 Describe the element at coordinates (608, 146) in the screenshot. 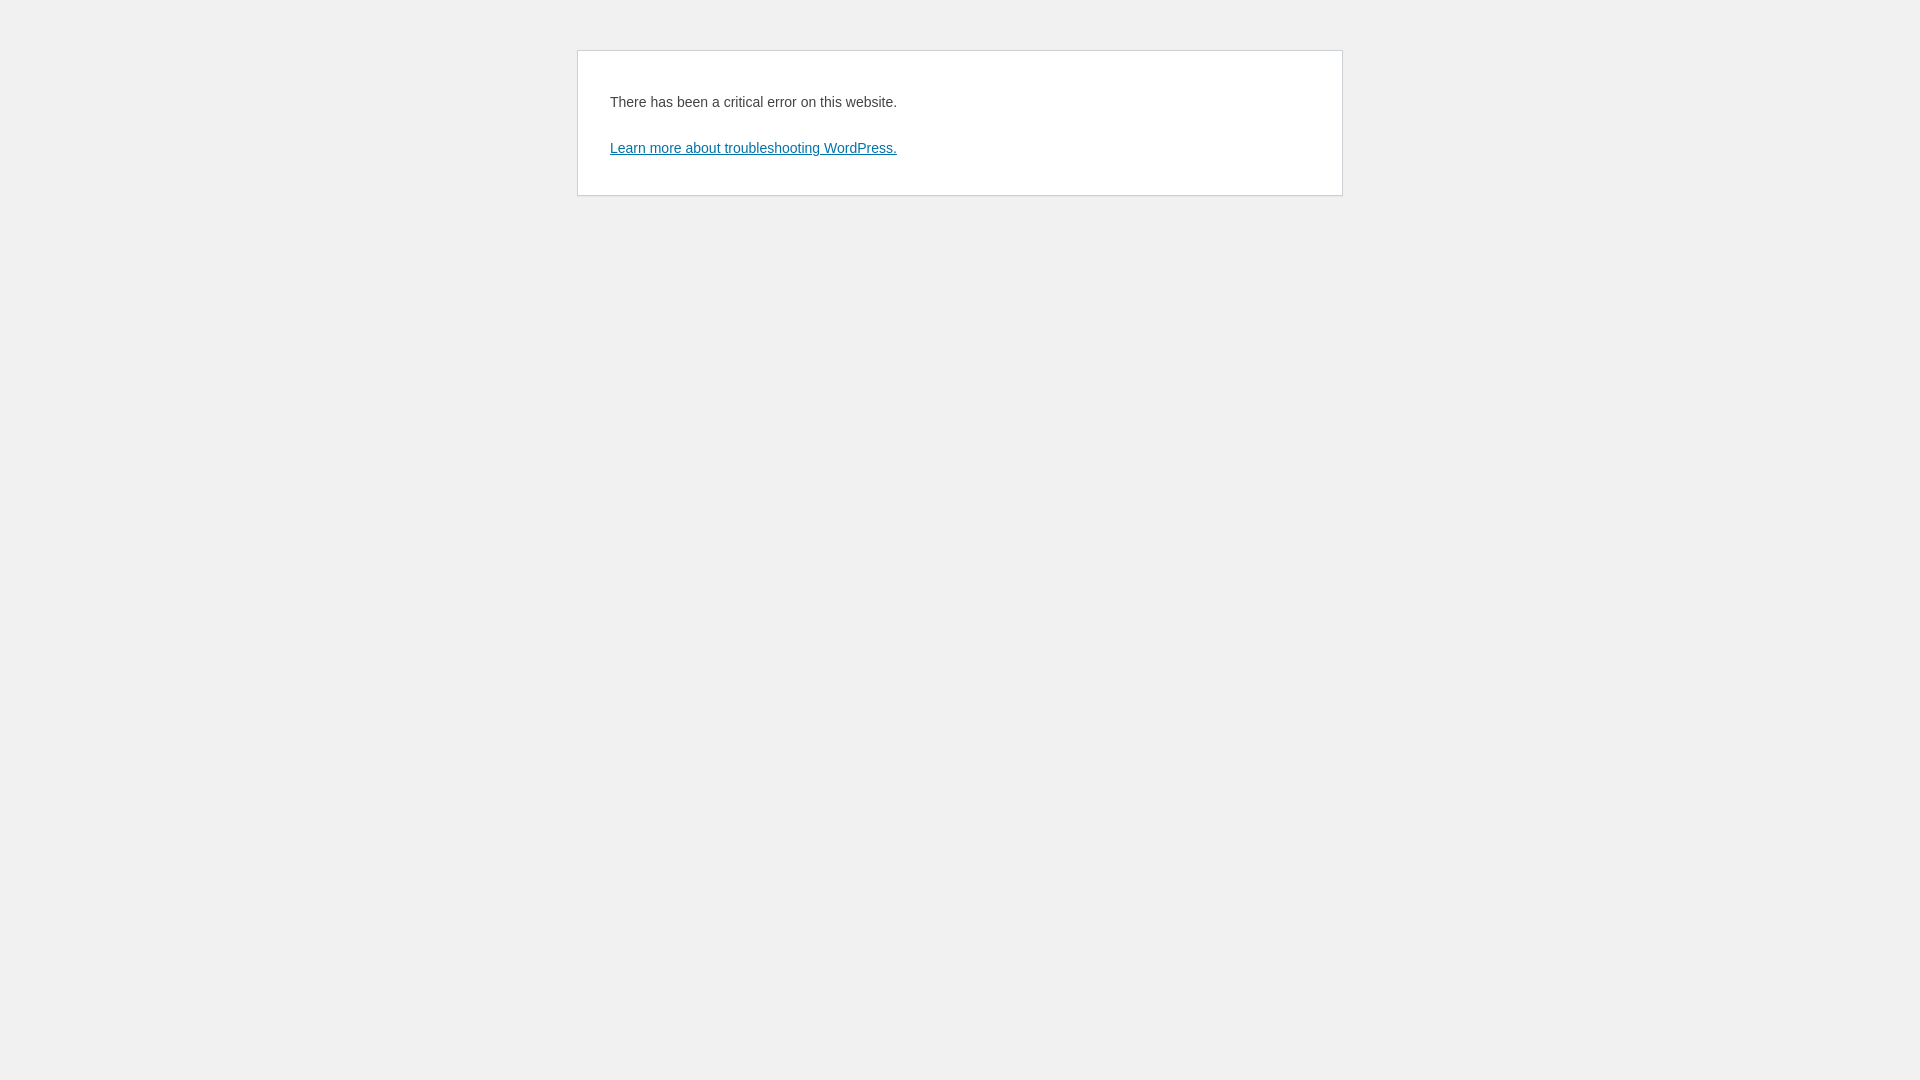

I see `'Learn more about troubleshooting WordPress.'` at that location.